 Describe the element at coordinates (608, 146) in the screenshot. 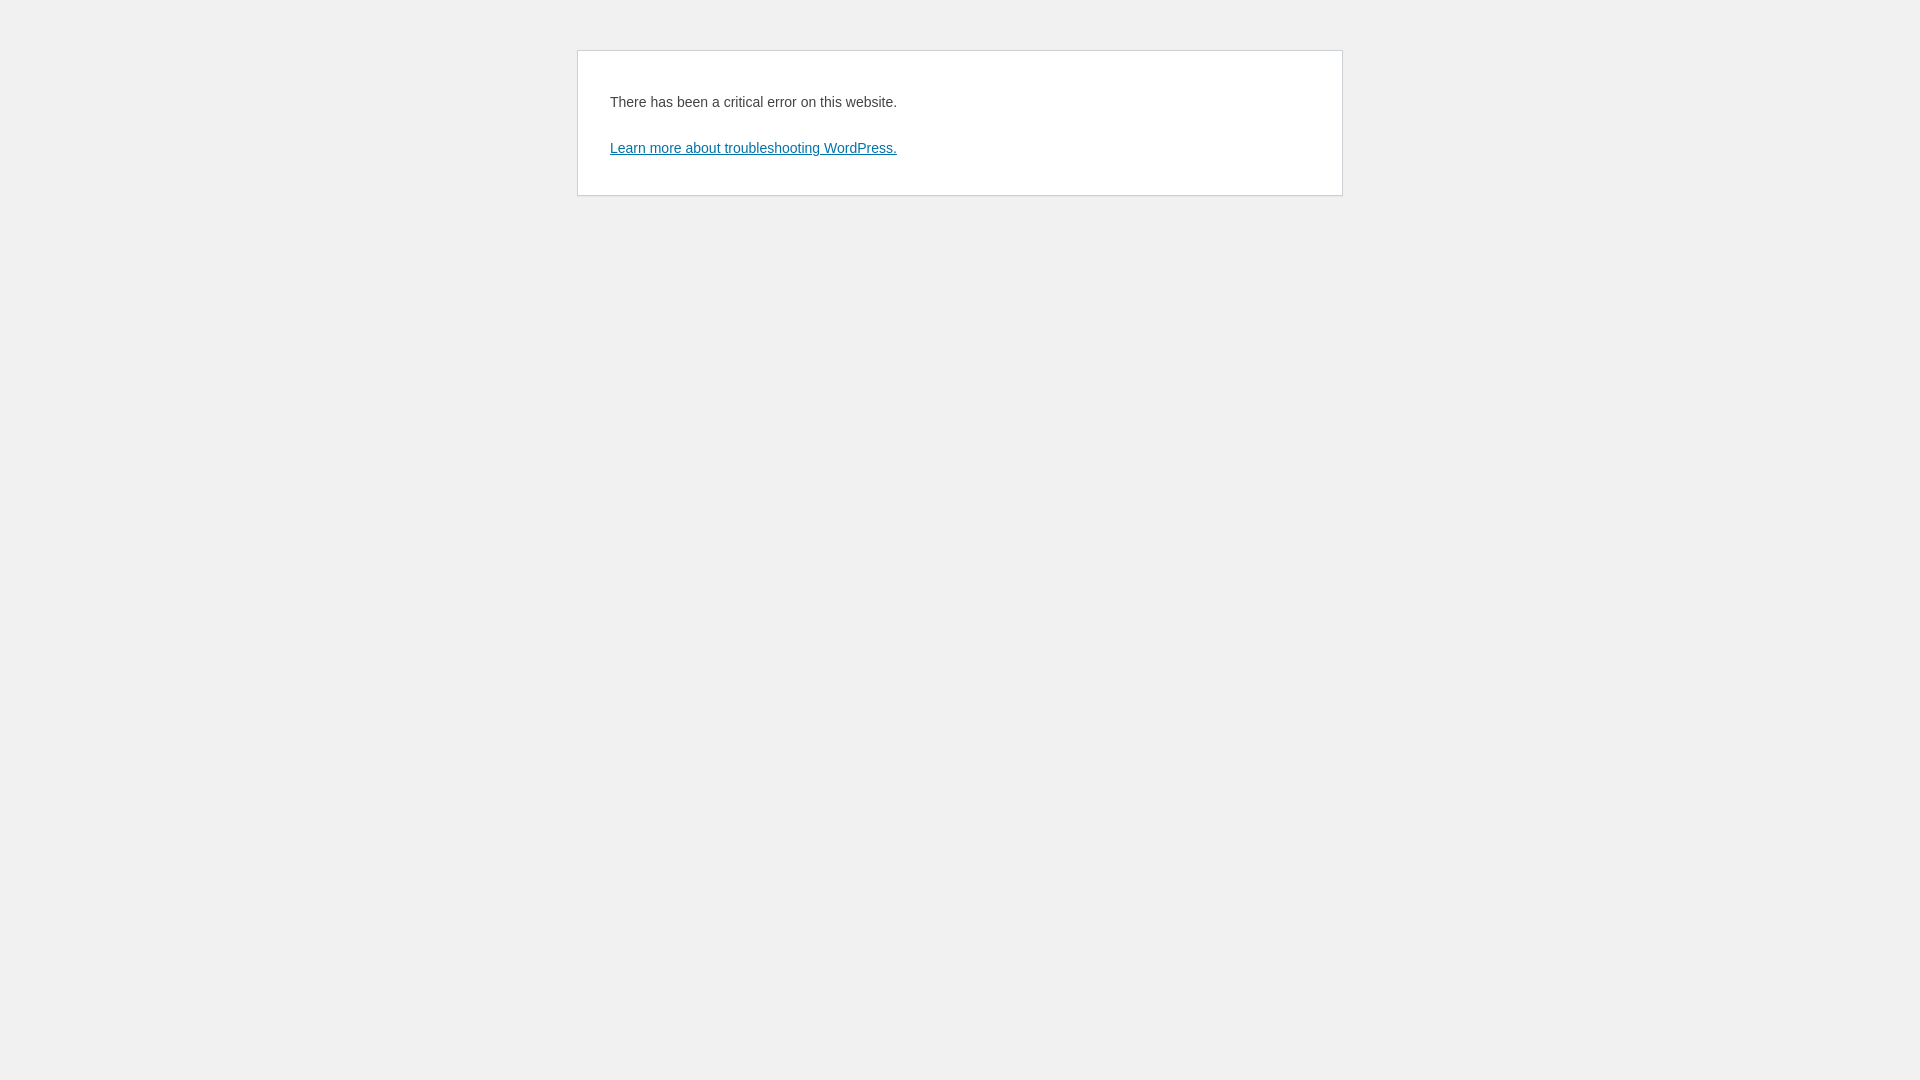

I see `'Learn more about troubleshooting WordPress.'` at that location.